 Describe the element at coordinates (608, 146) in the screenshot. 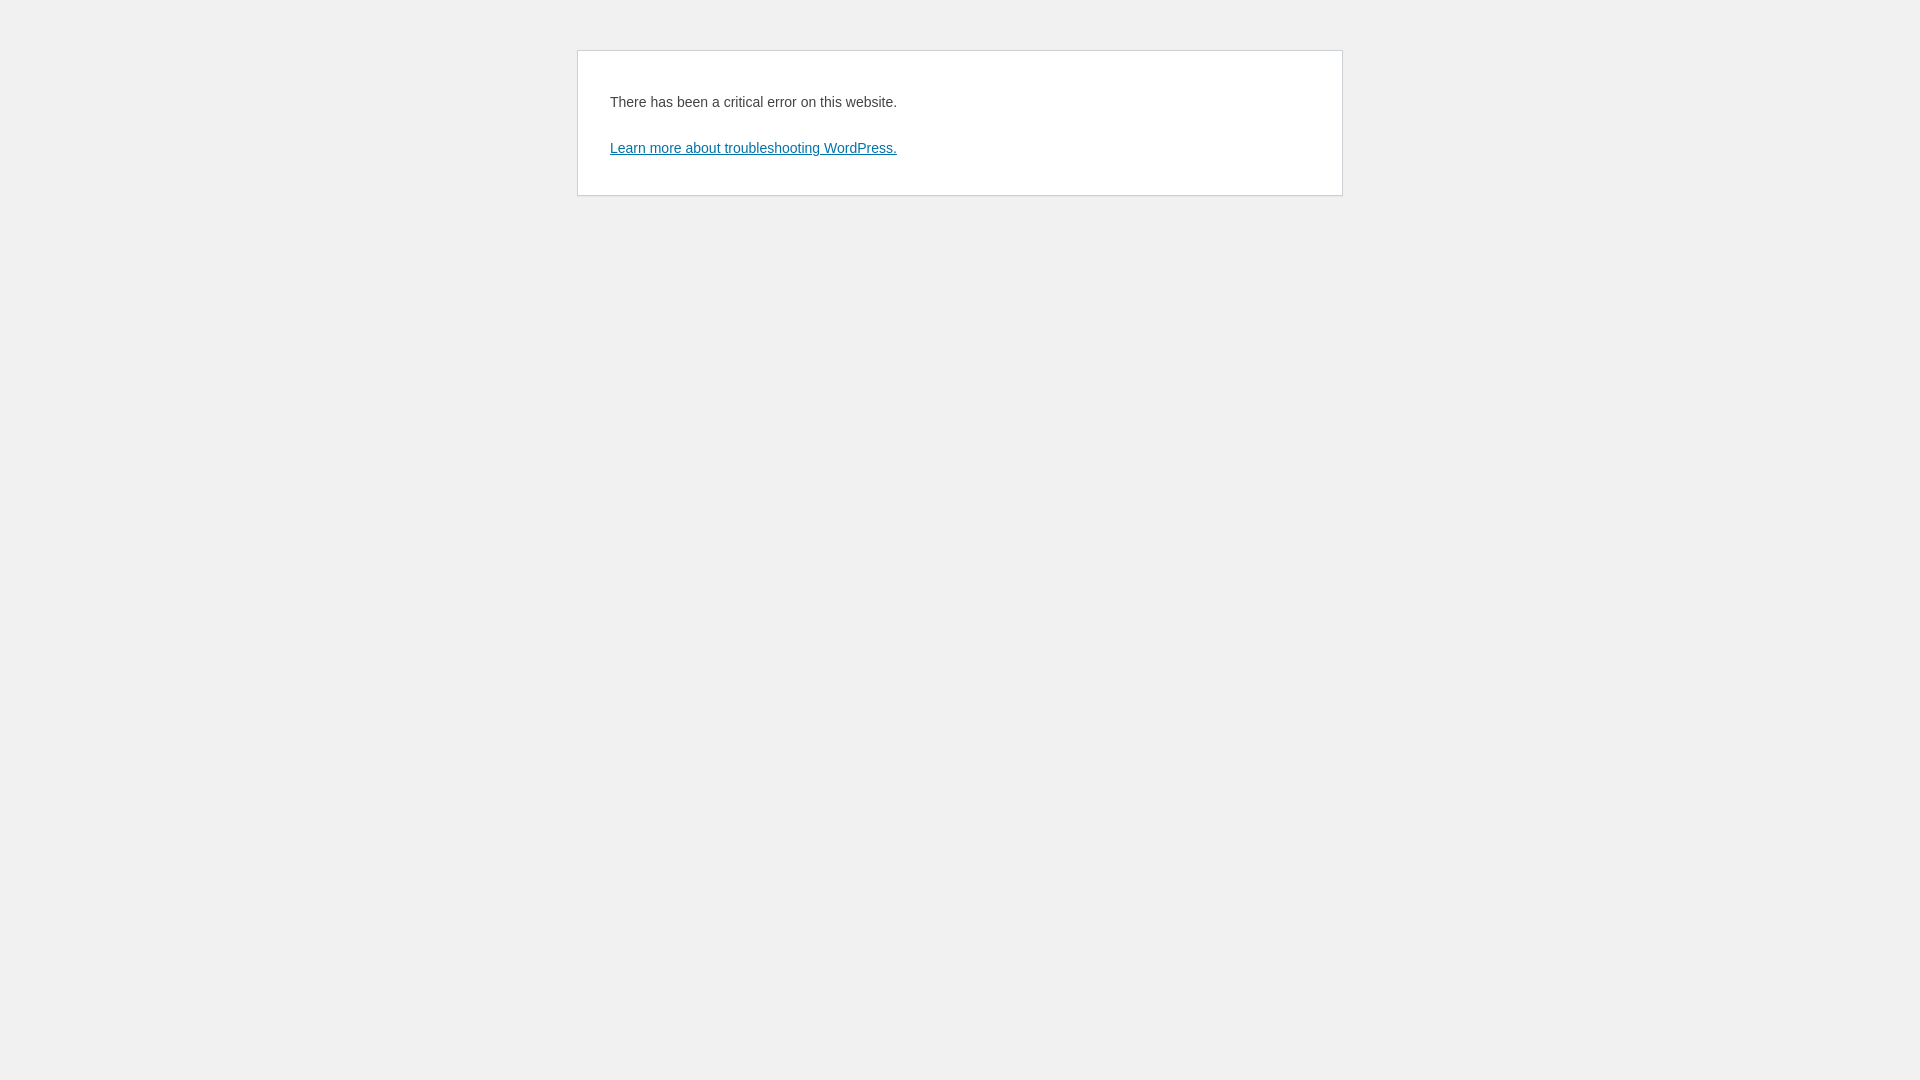

I see `'Learn more about troubleshooting WordPress.'` at that location.